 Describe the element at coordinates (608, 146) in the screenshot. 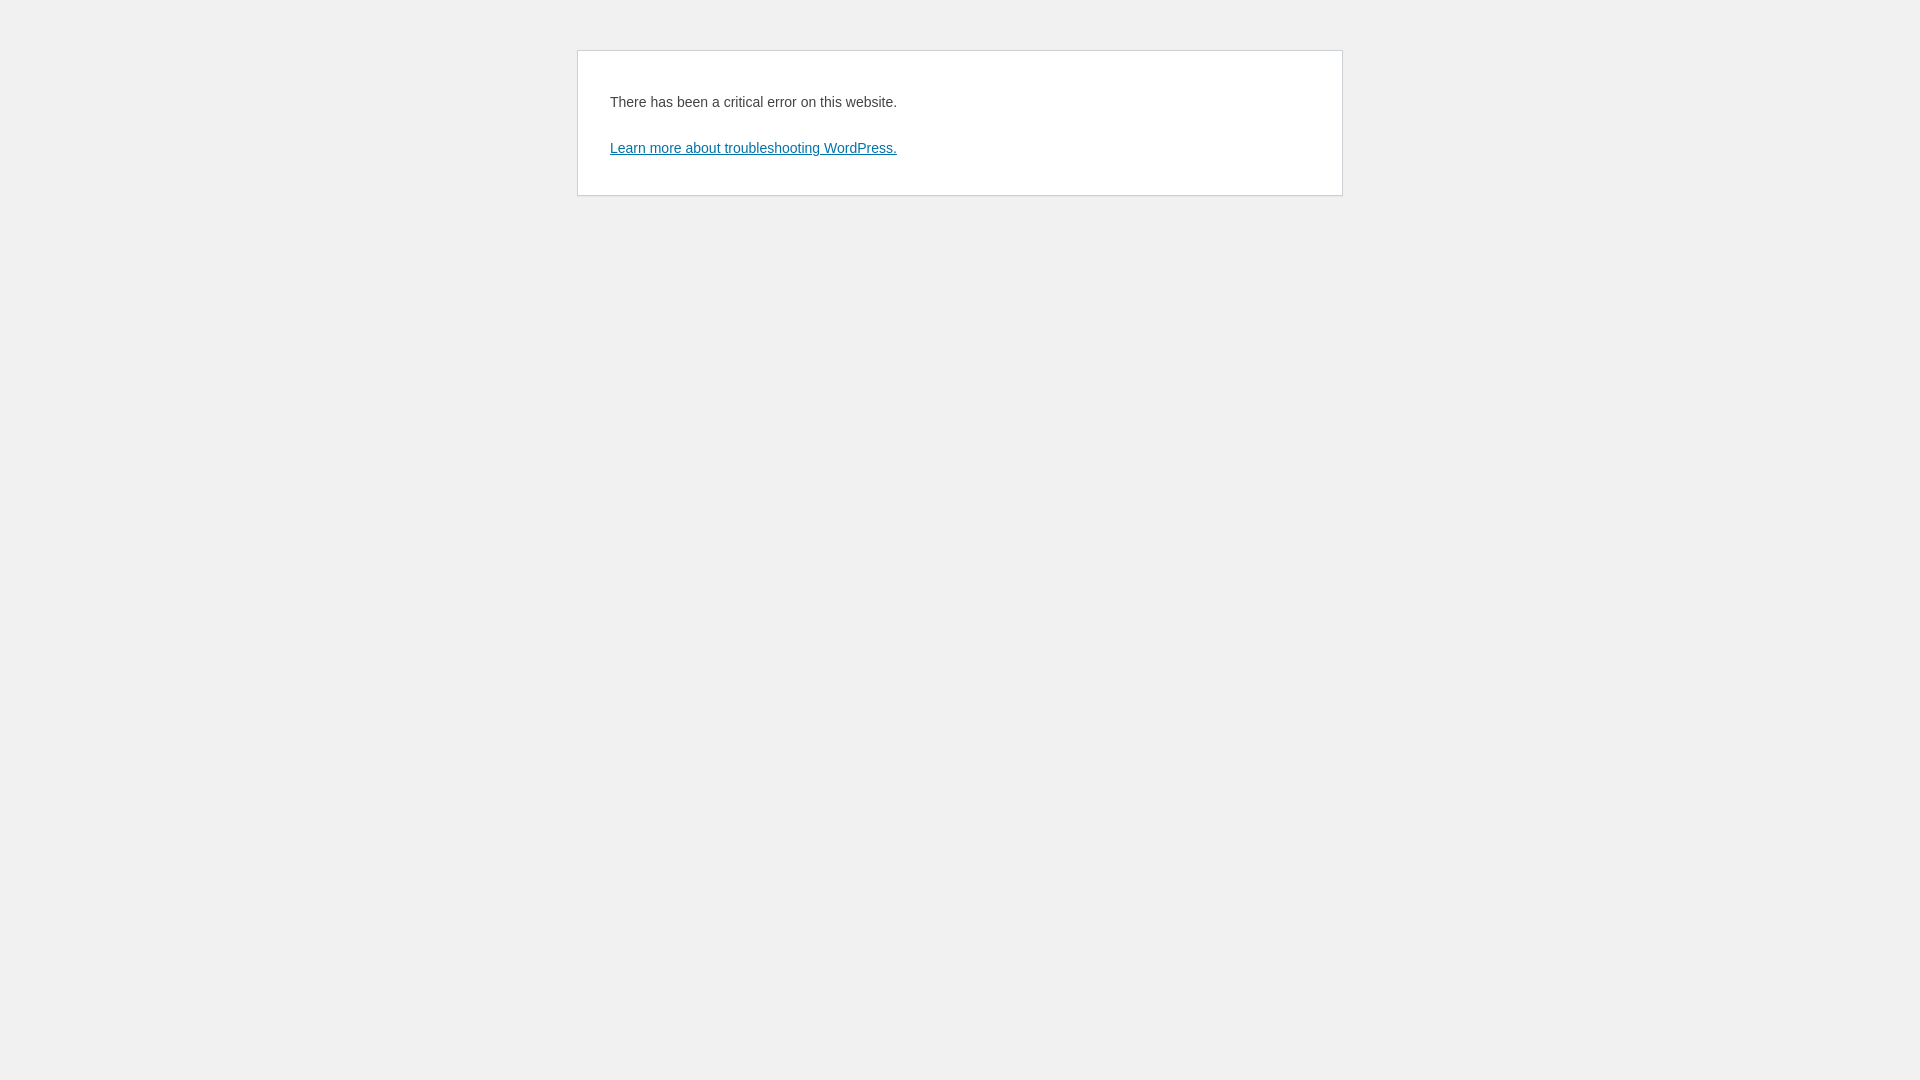

I see `'Learn more about troubleshooting WordPress.'` at that location.